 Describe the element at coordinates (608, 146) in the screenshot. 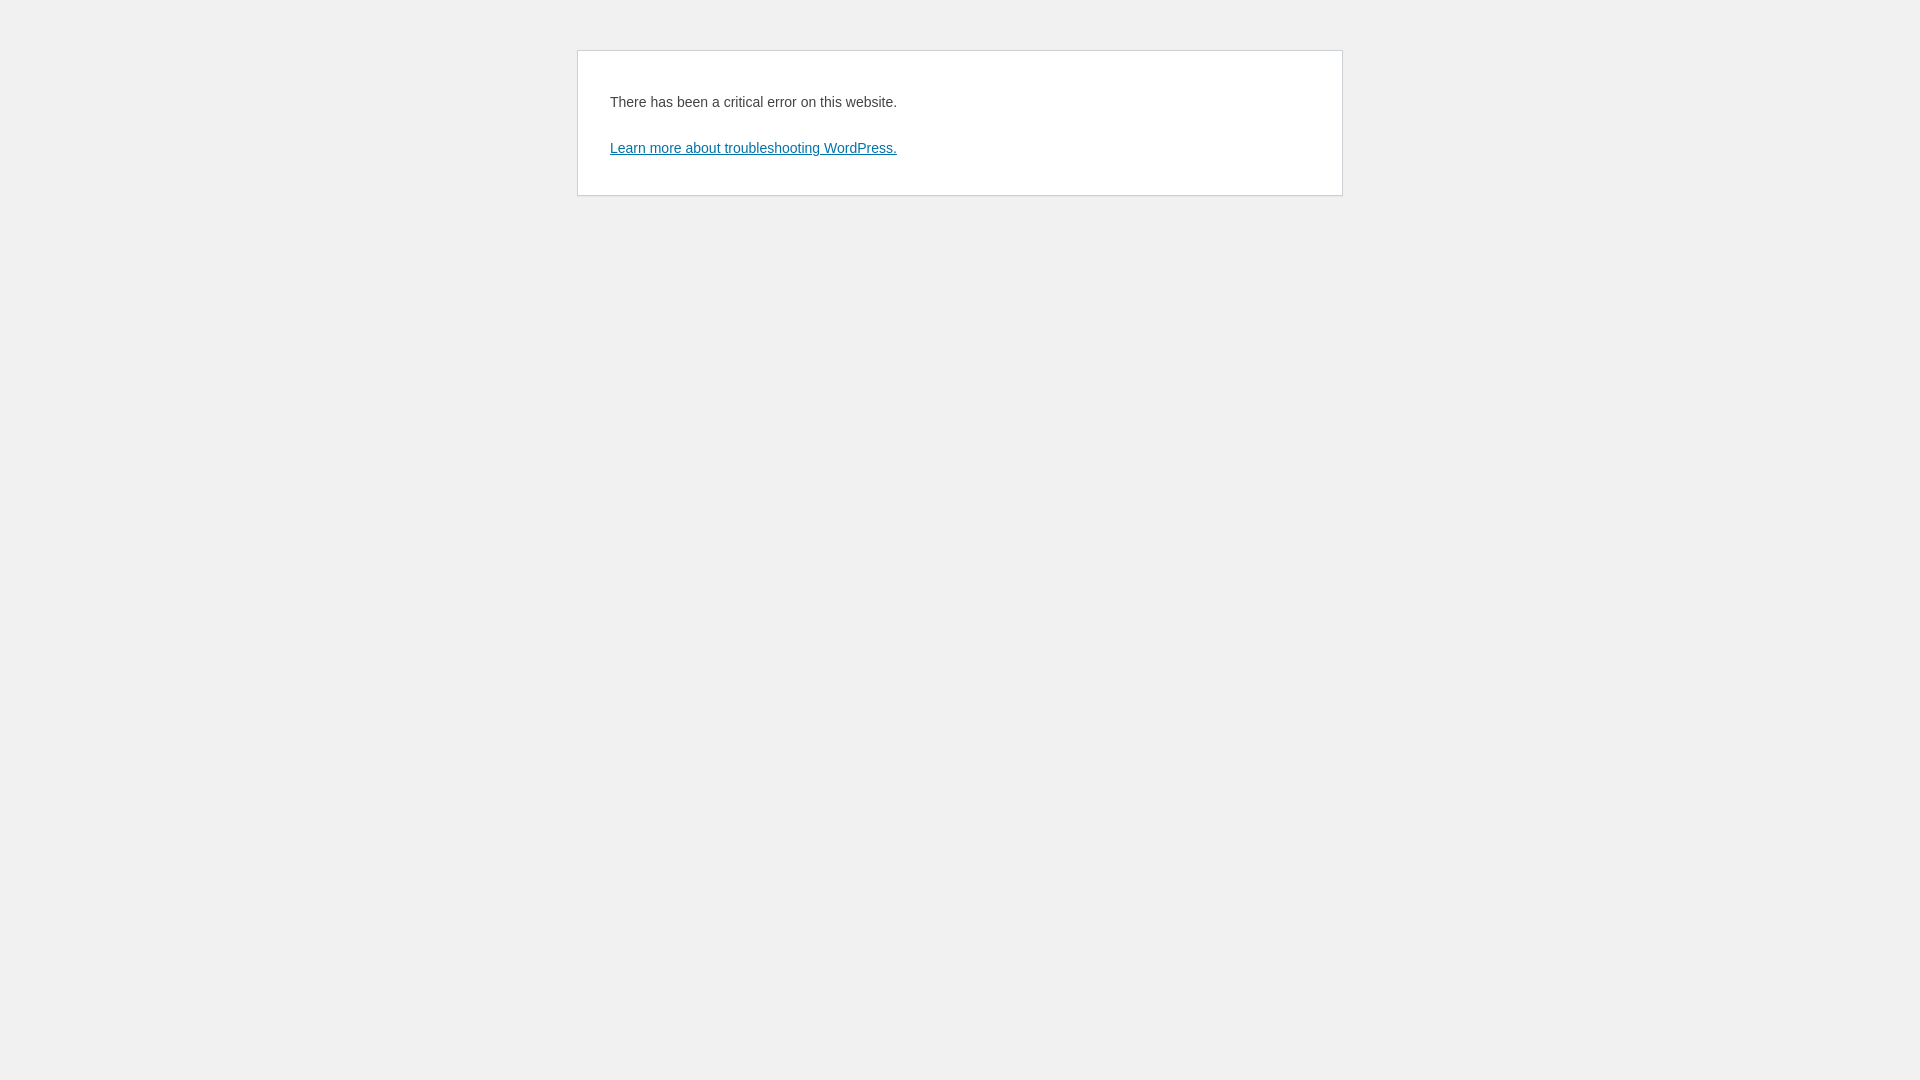

I see `'Learn more about troubleshooting WordPress.'` at that location.